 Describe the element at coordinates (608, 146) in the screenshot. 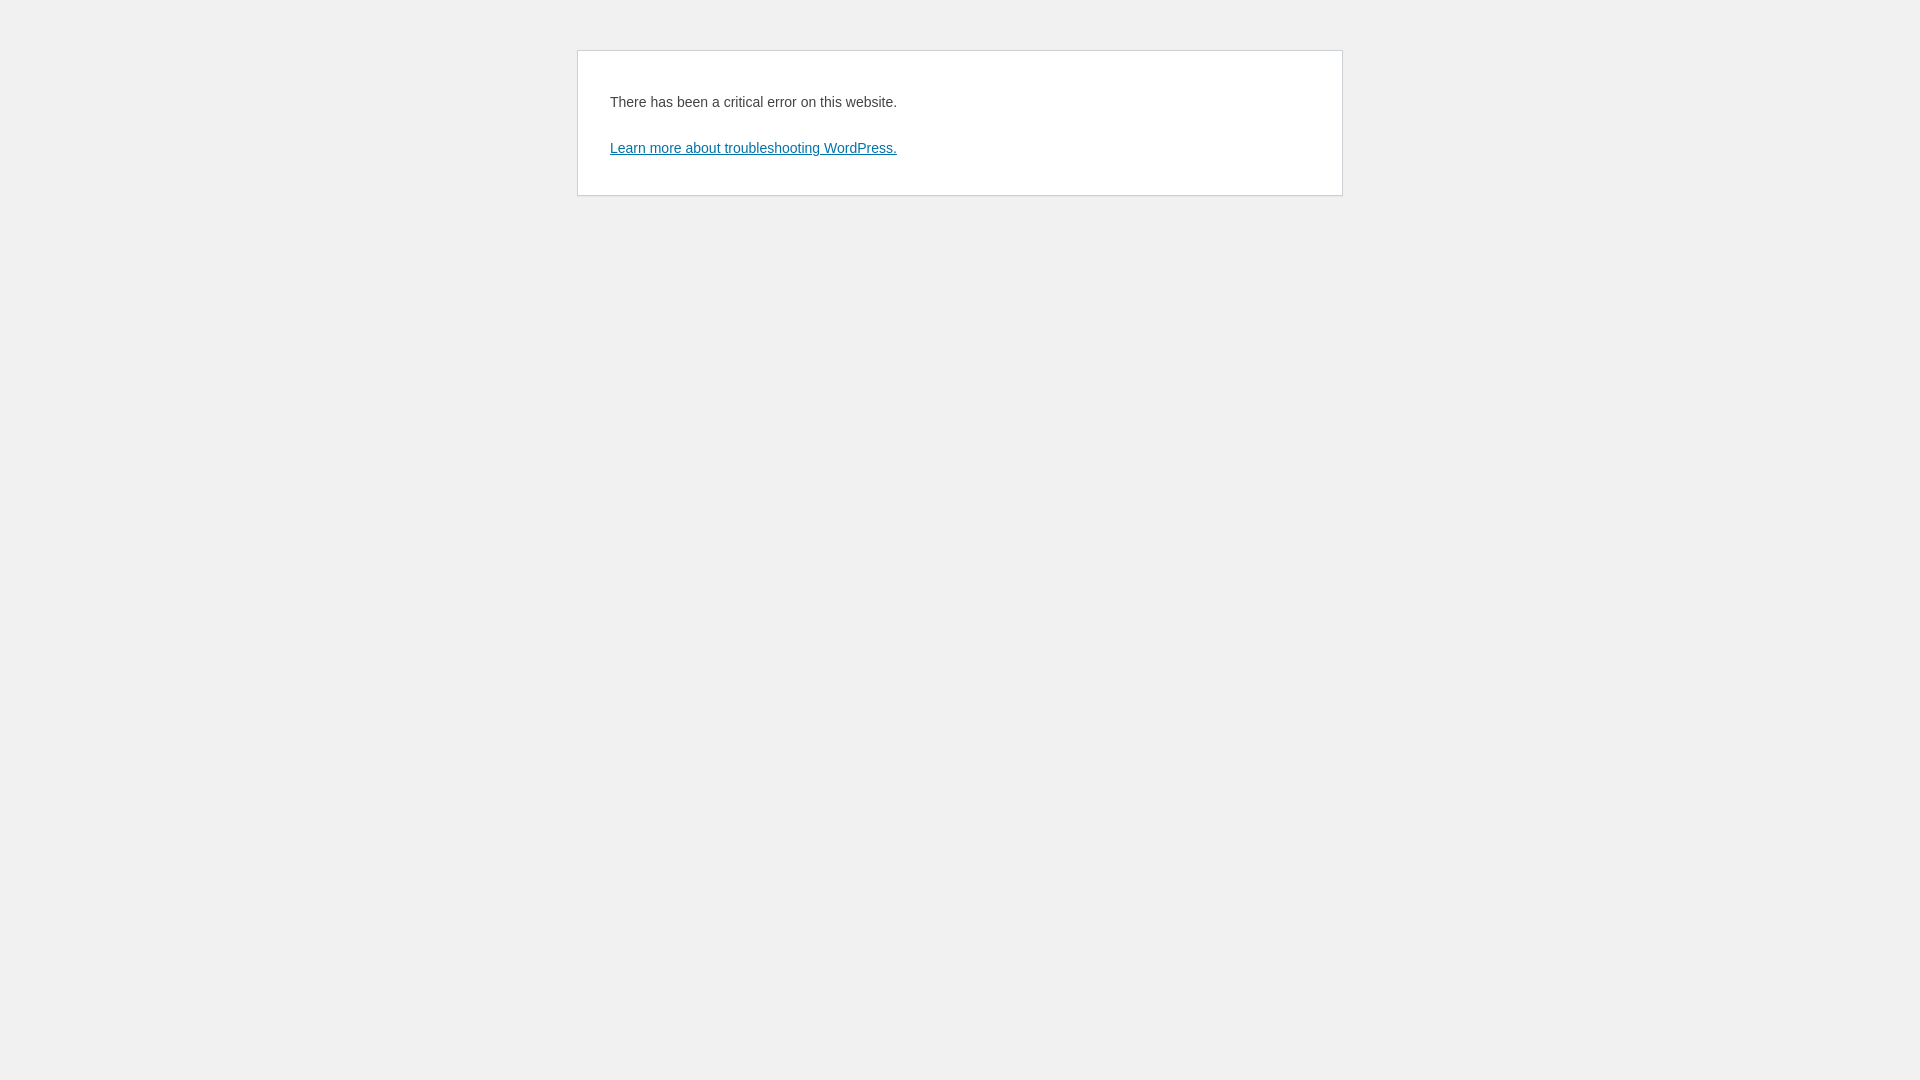

I see `'Learn more about troubleshooting WordPress.'` at that location.